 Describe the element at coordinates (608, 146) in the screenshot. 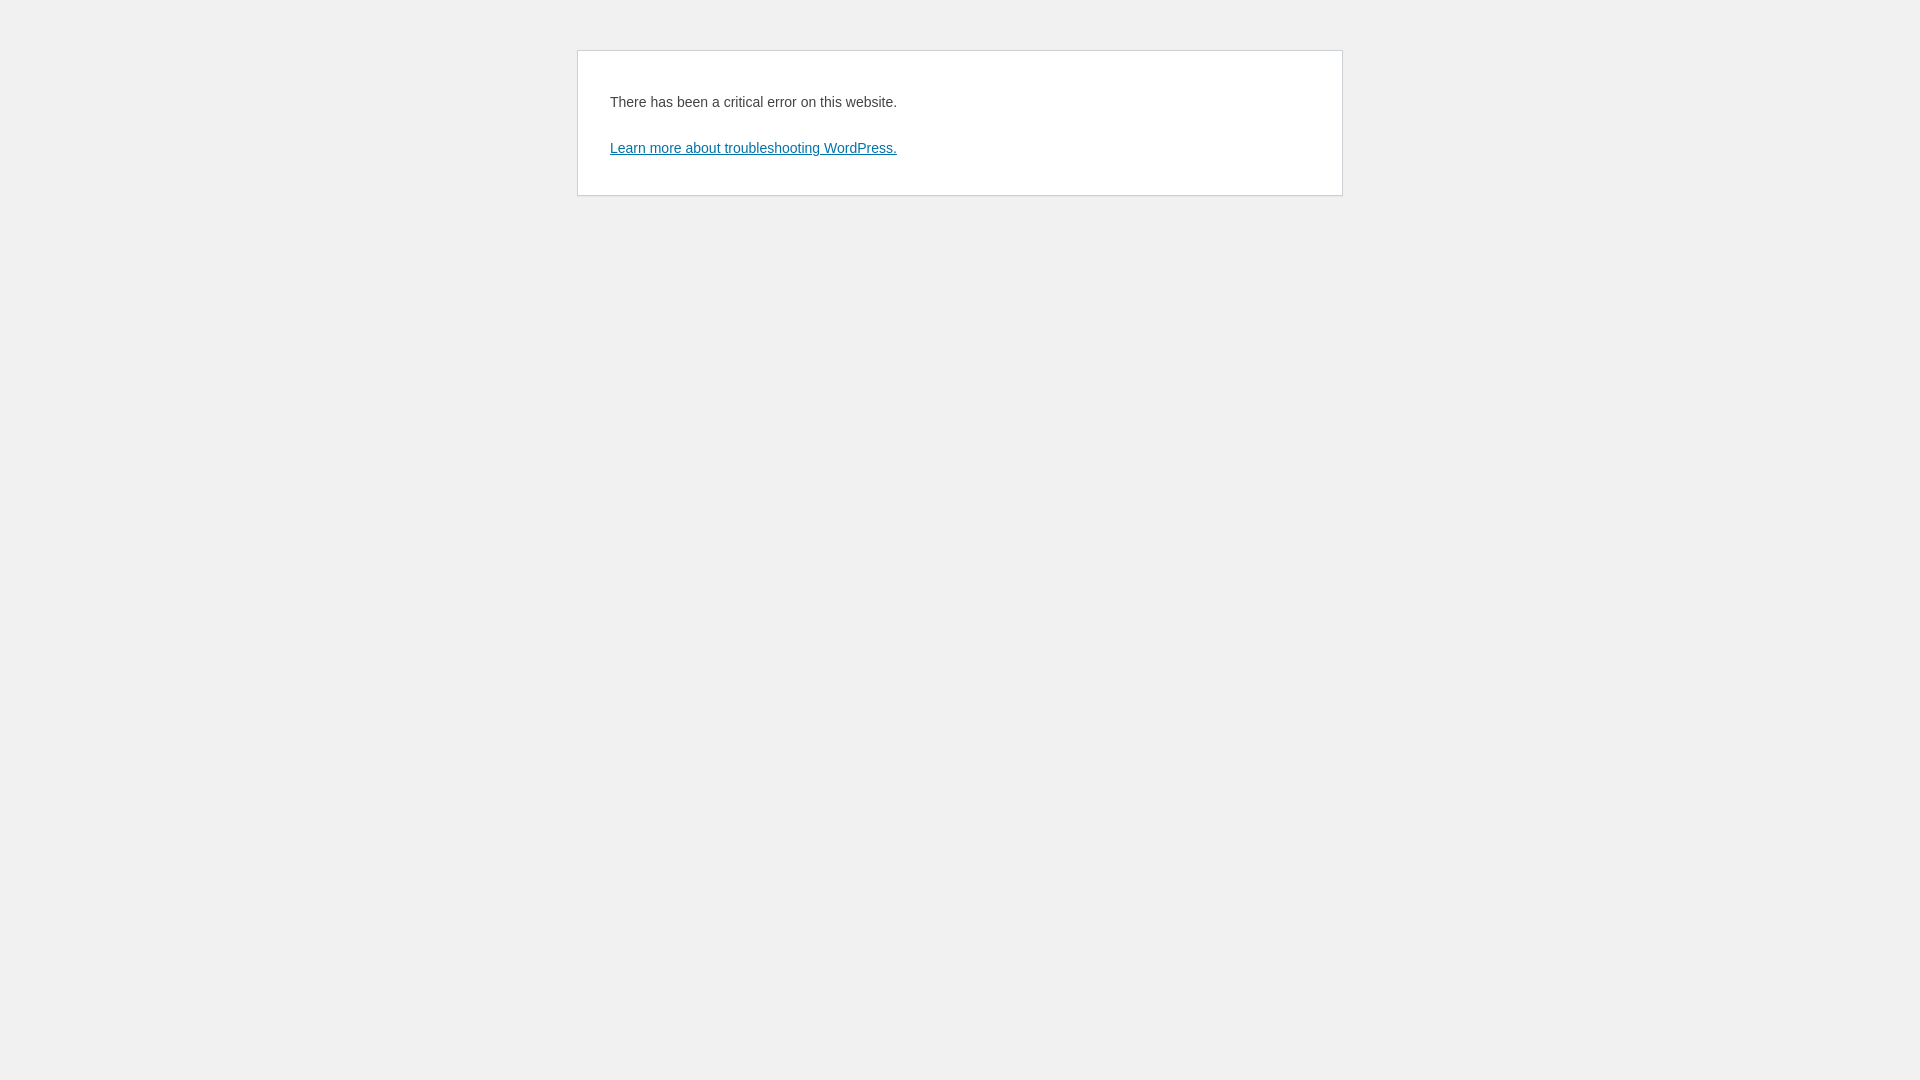

I see `'Learn more about troubleshooting WordPress.'` at that location.